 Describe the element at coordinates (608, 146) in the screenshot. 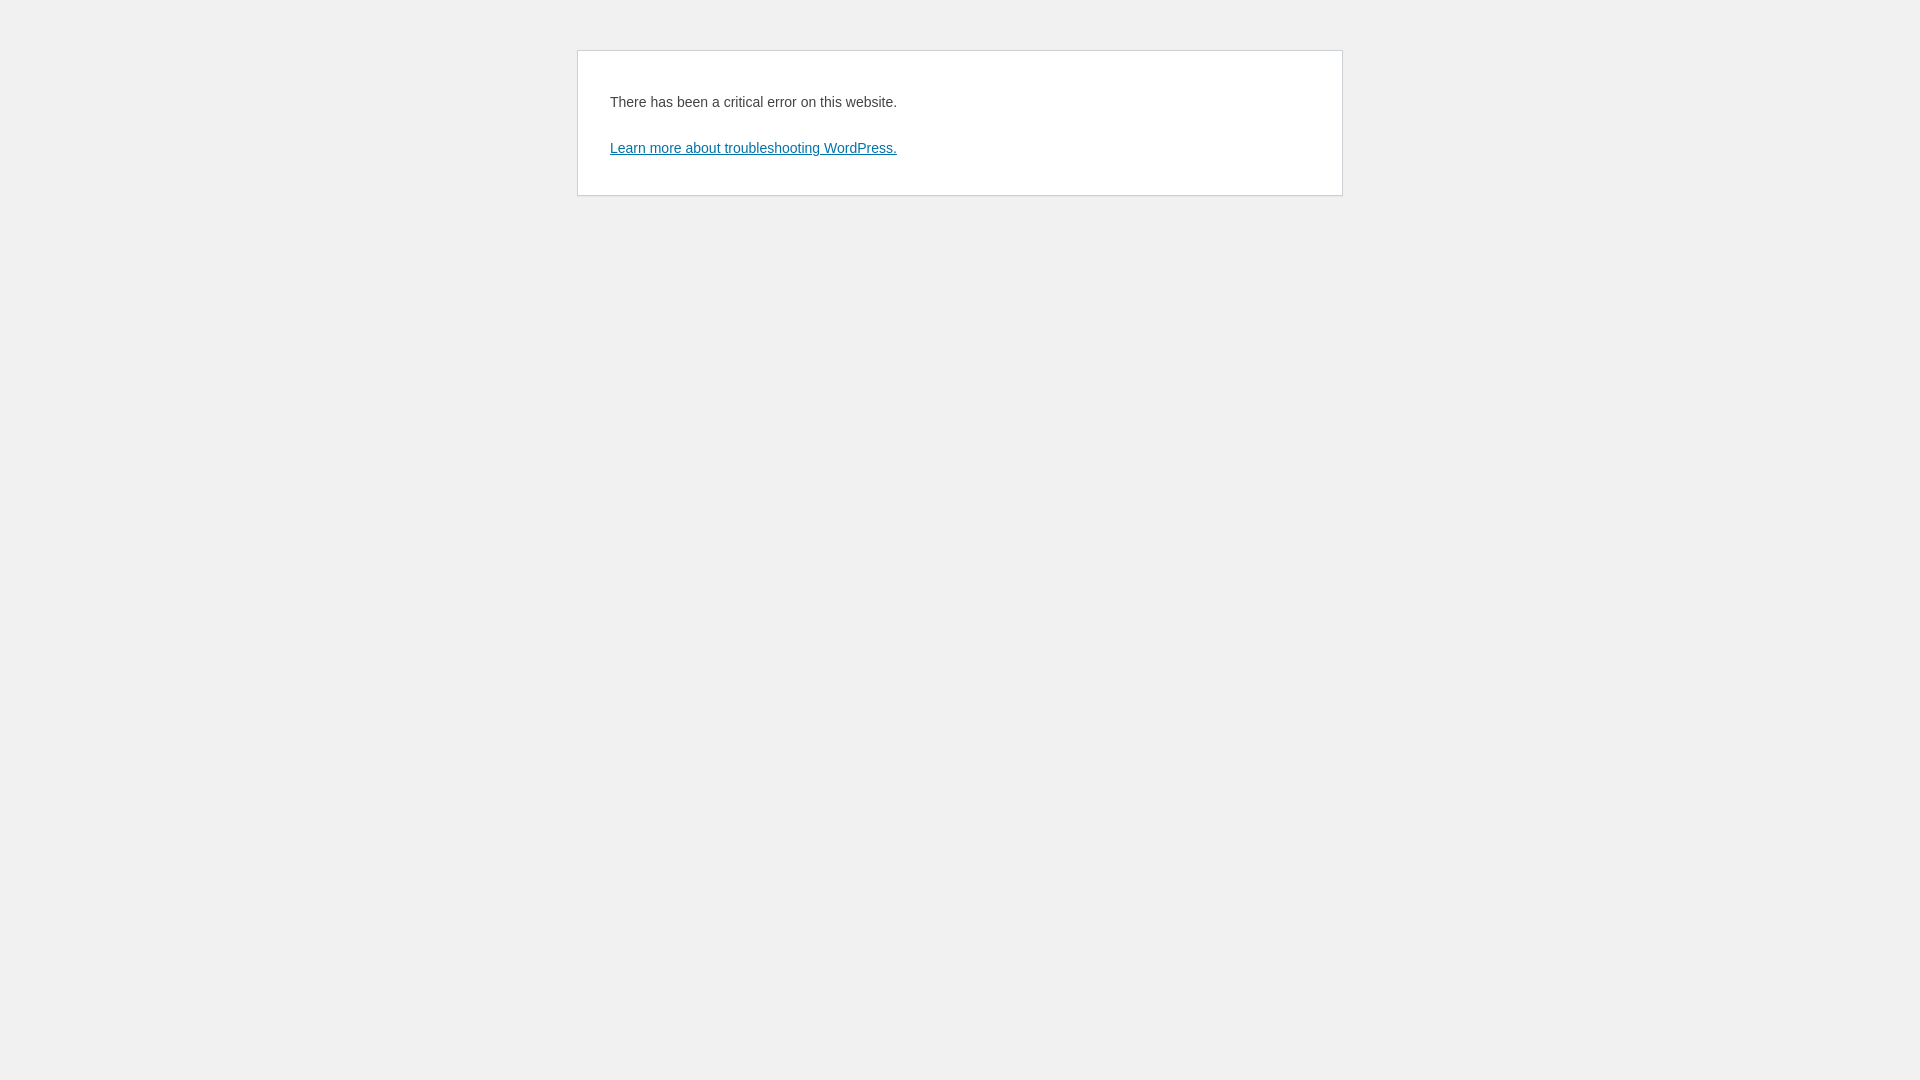

I see `'Learn more about troubleshooting WordPress.'` at that location.